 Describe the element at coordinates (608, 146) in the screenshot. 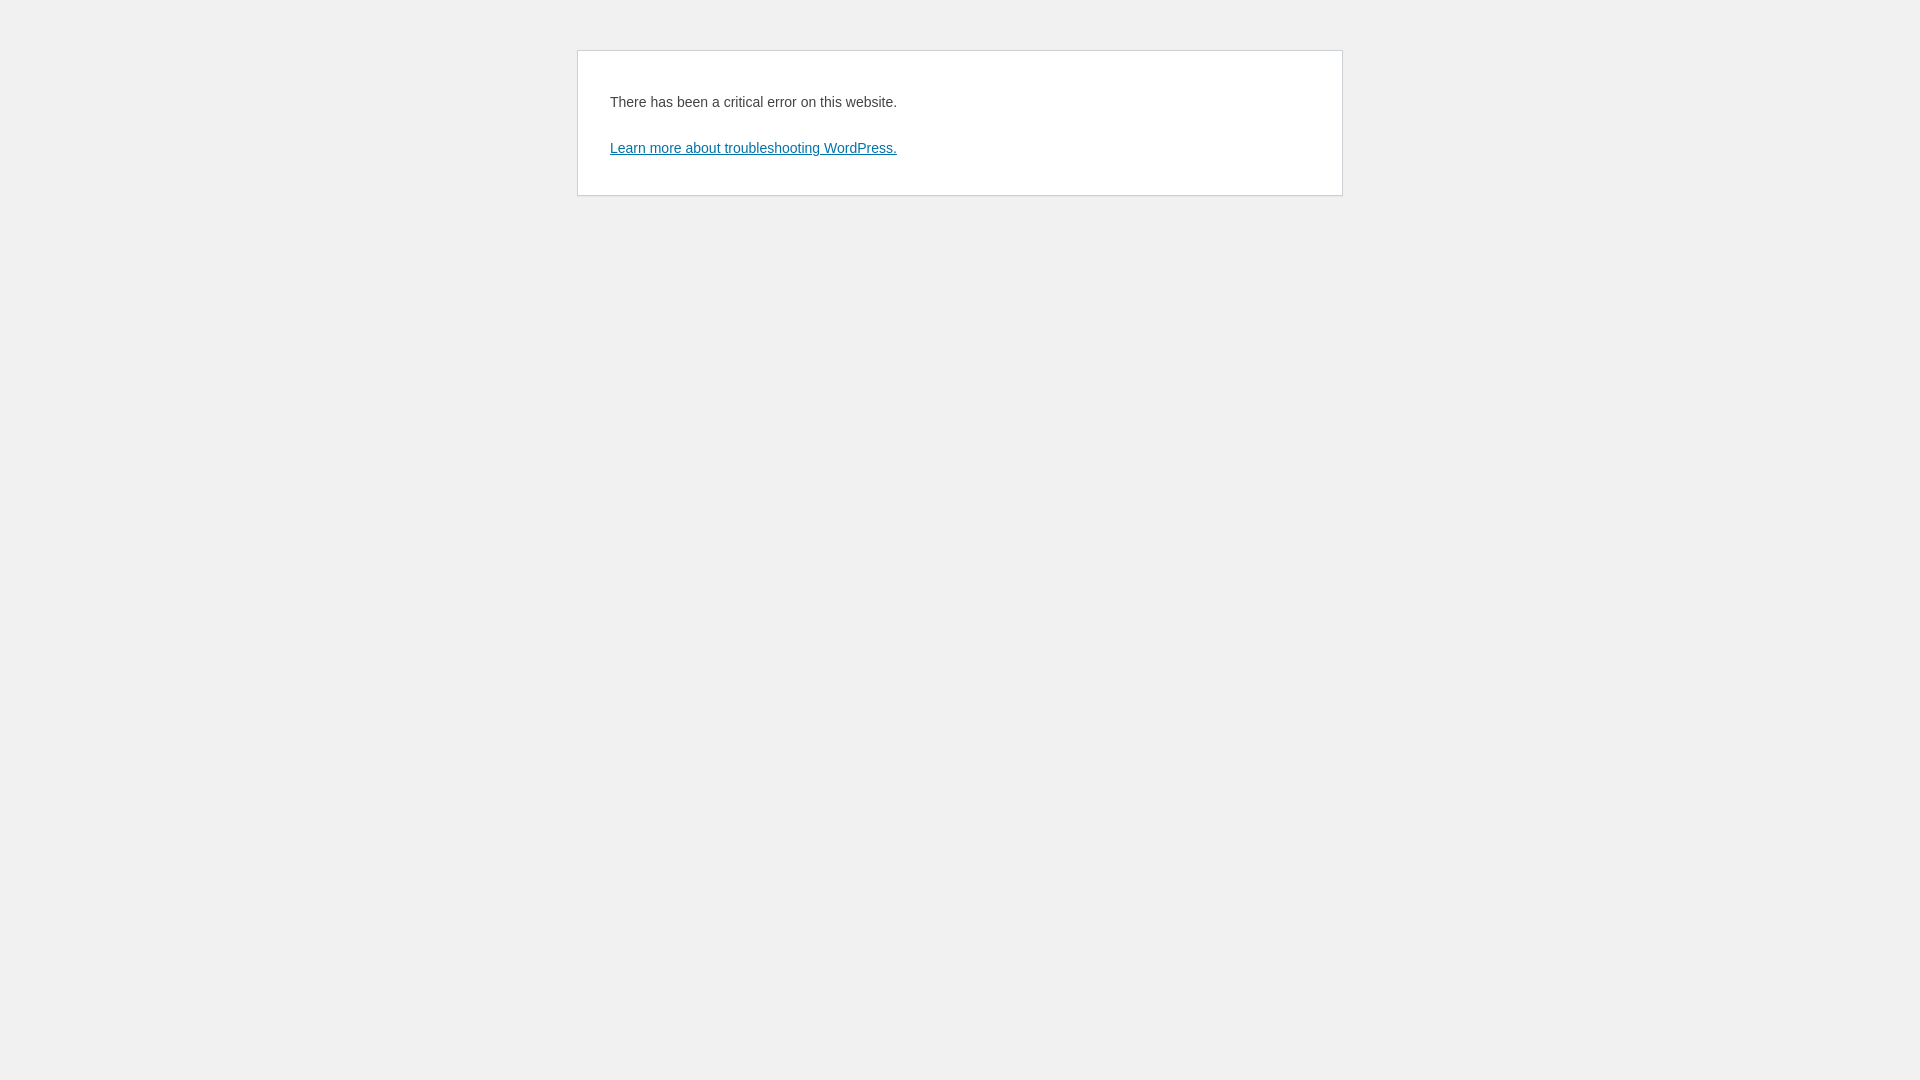

I see `'Learn more about troubleshooting WordPress.'` at that location.